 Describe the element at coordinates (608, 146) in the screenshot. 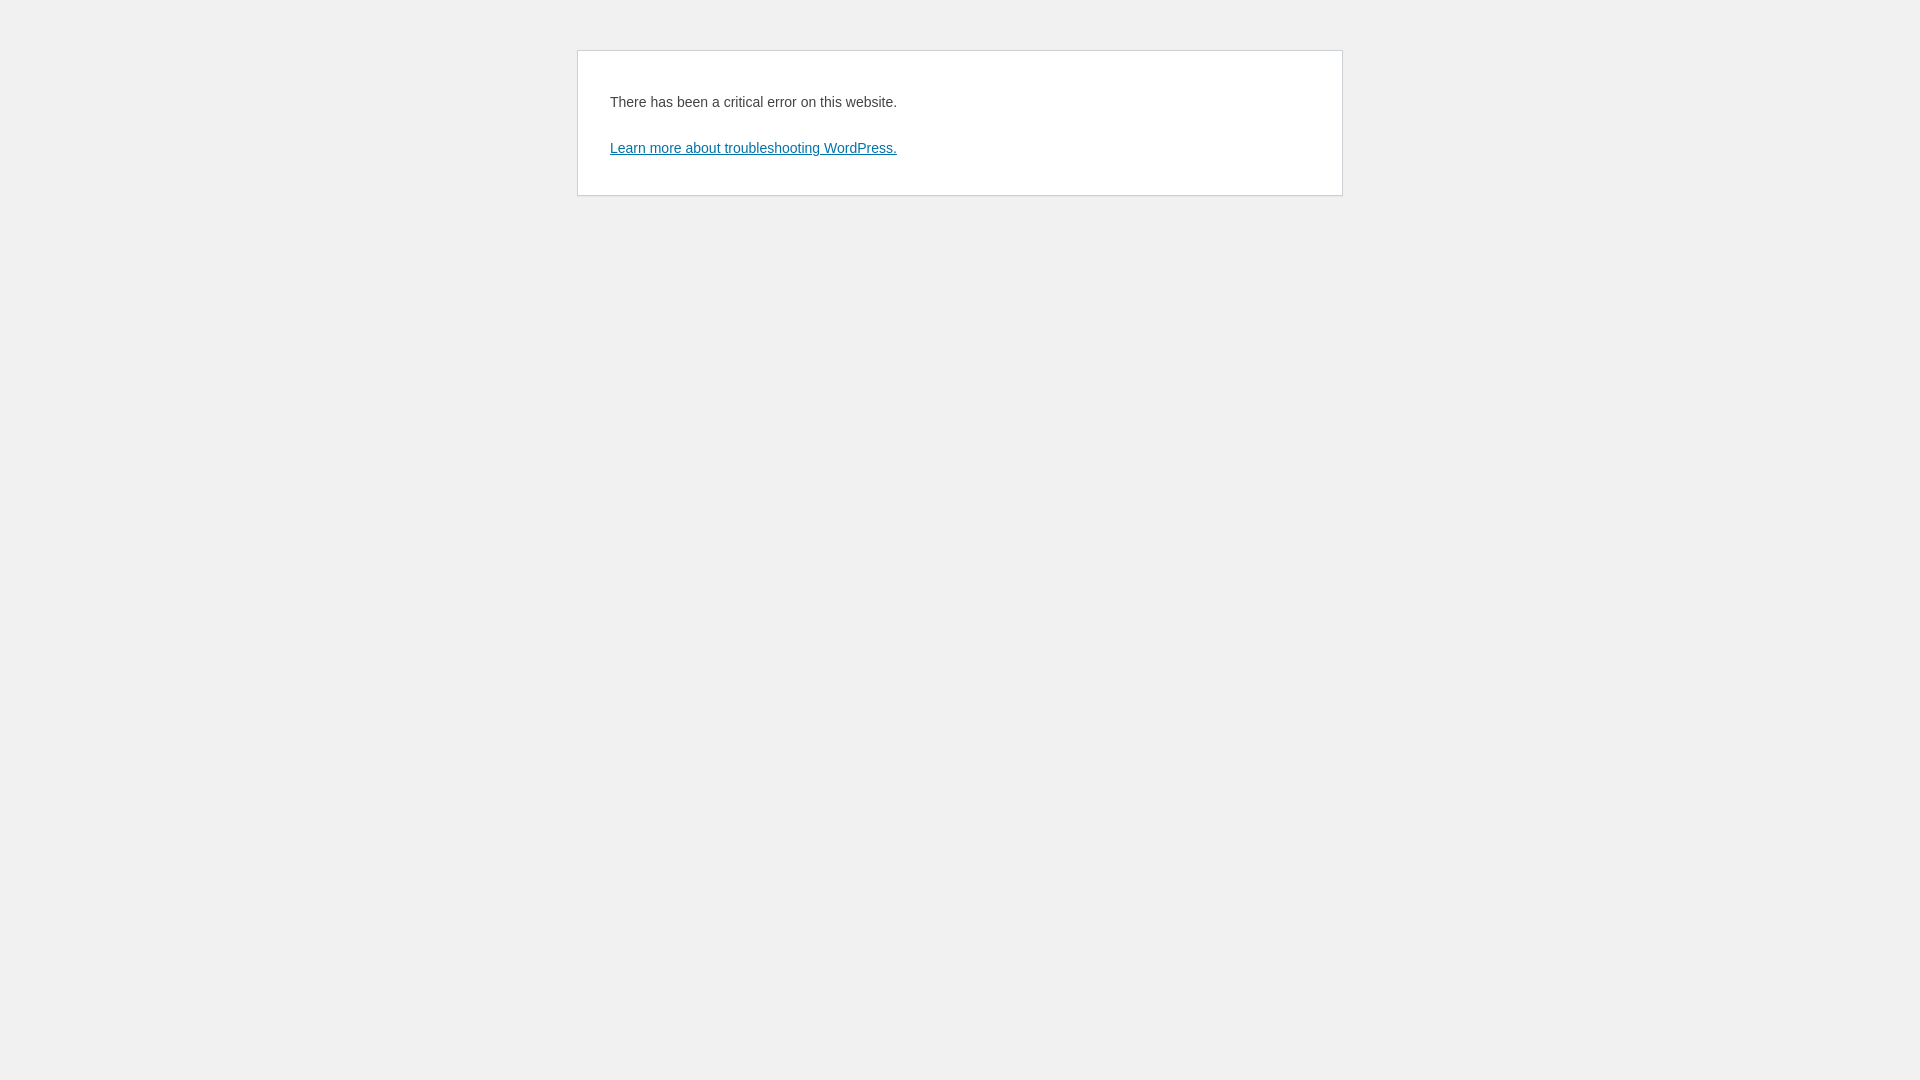

I see `'Learn more about troubleshooting WordPress.'` at that location.